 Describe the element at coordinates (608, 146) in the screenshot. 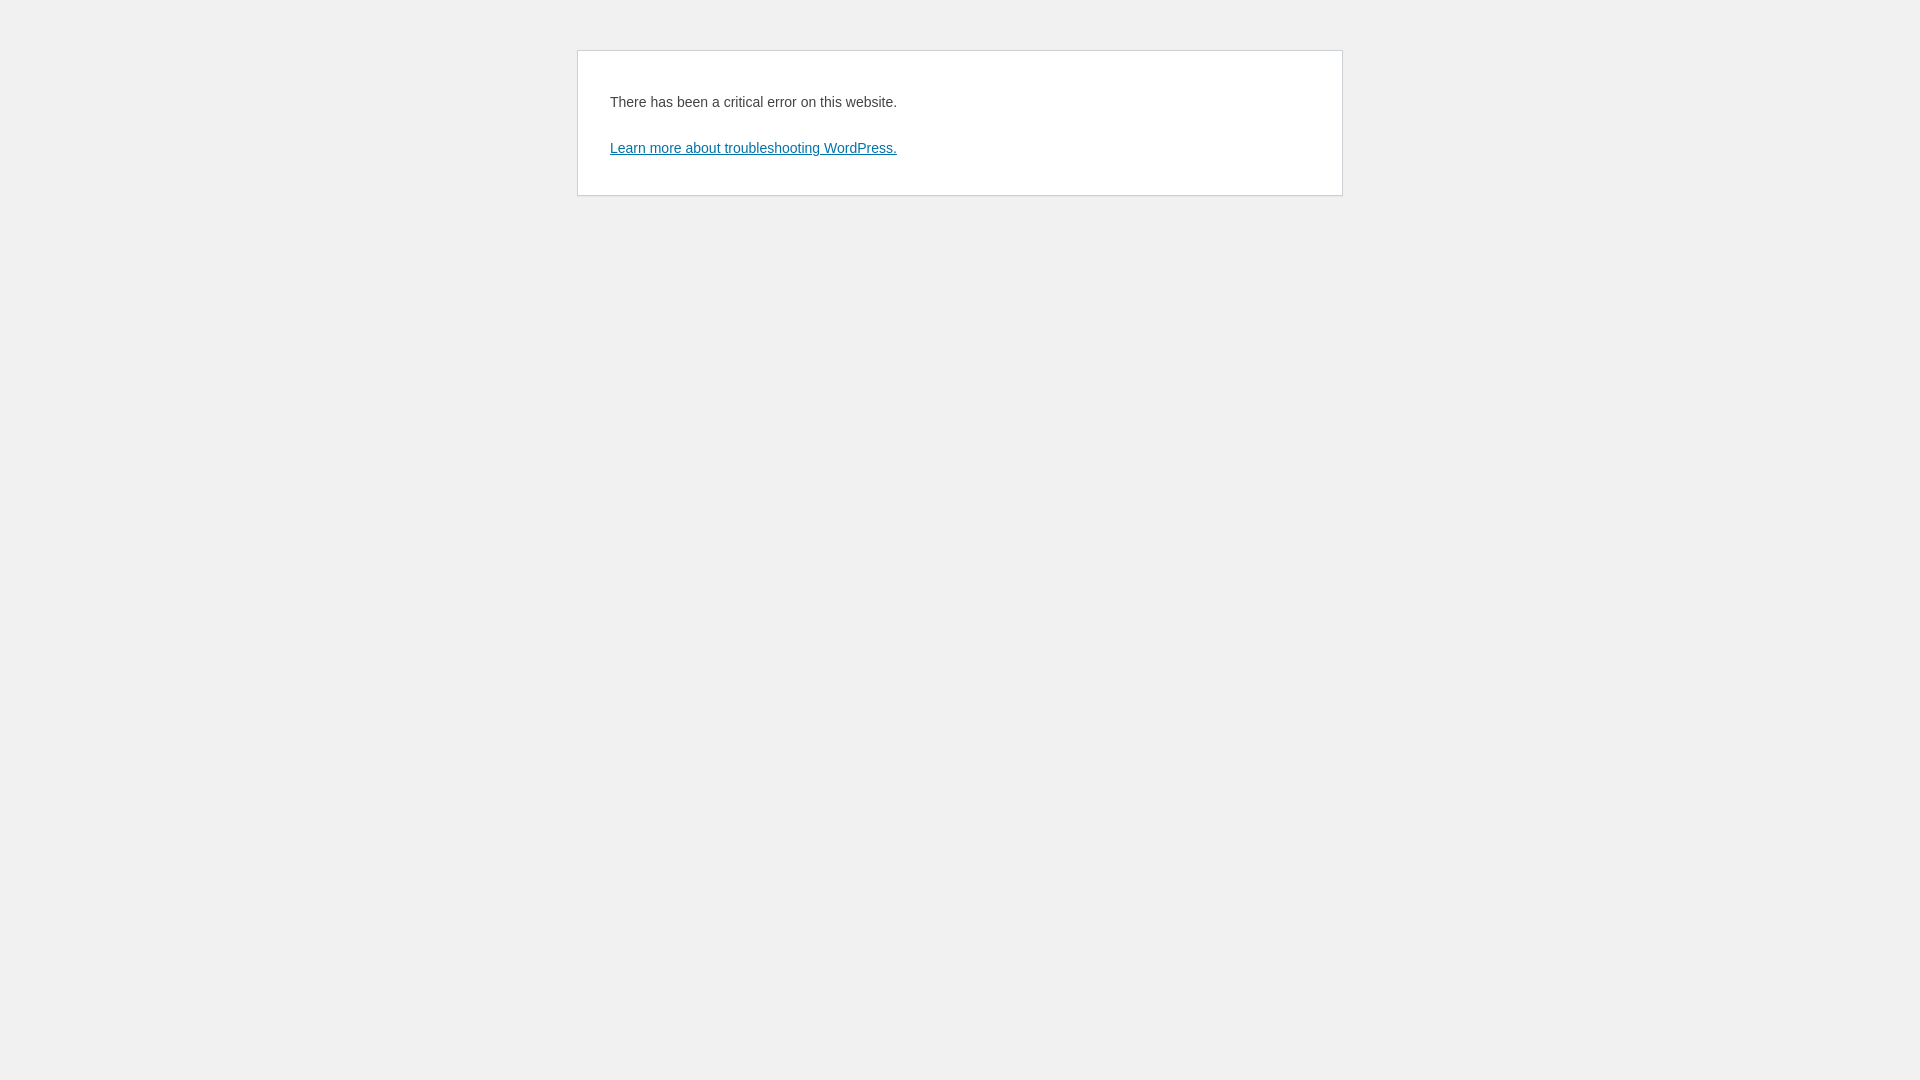

I see `'Learn more about troubleshooting WordPress.'` at that location.